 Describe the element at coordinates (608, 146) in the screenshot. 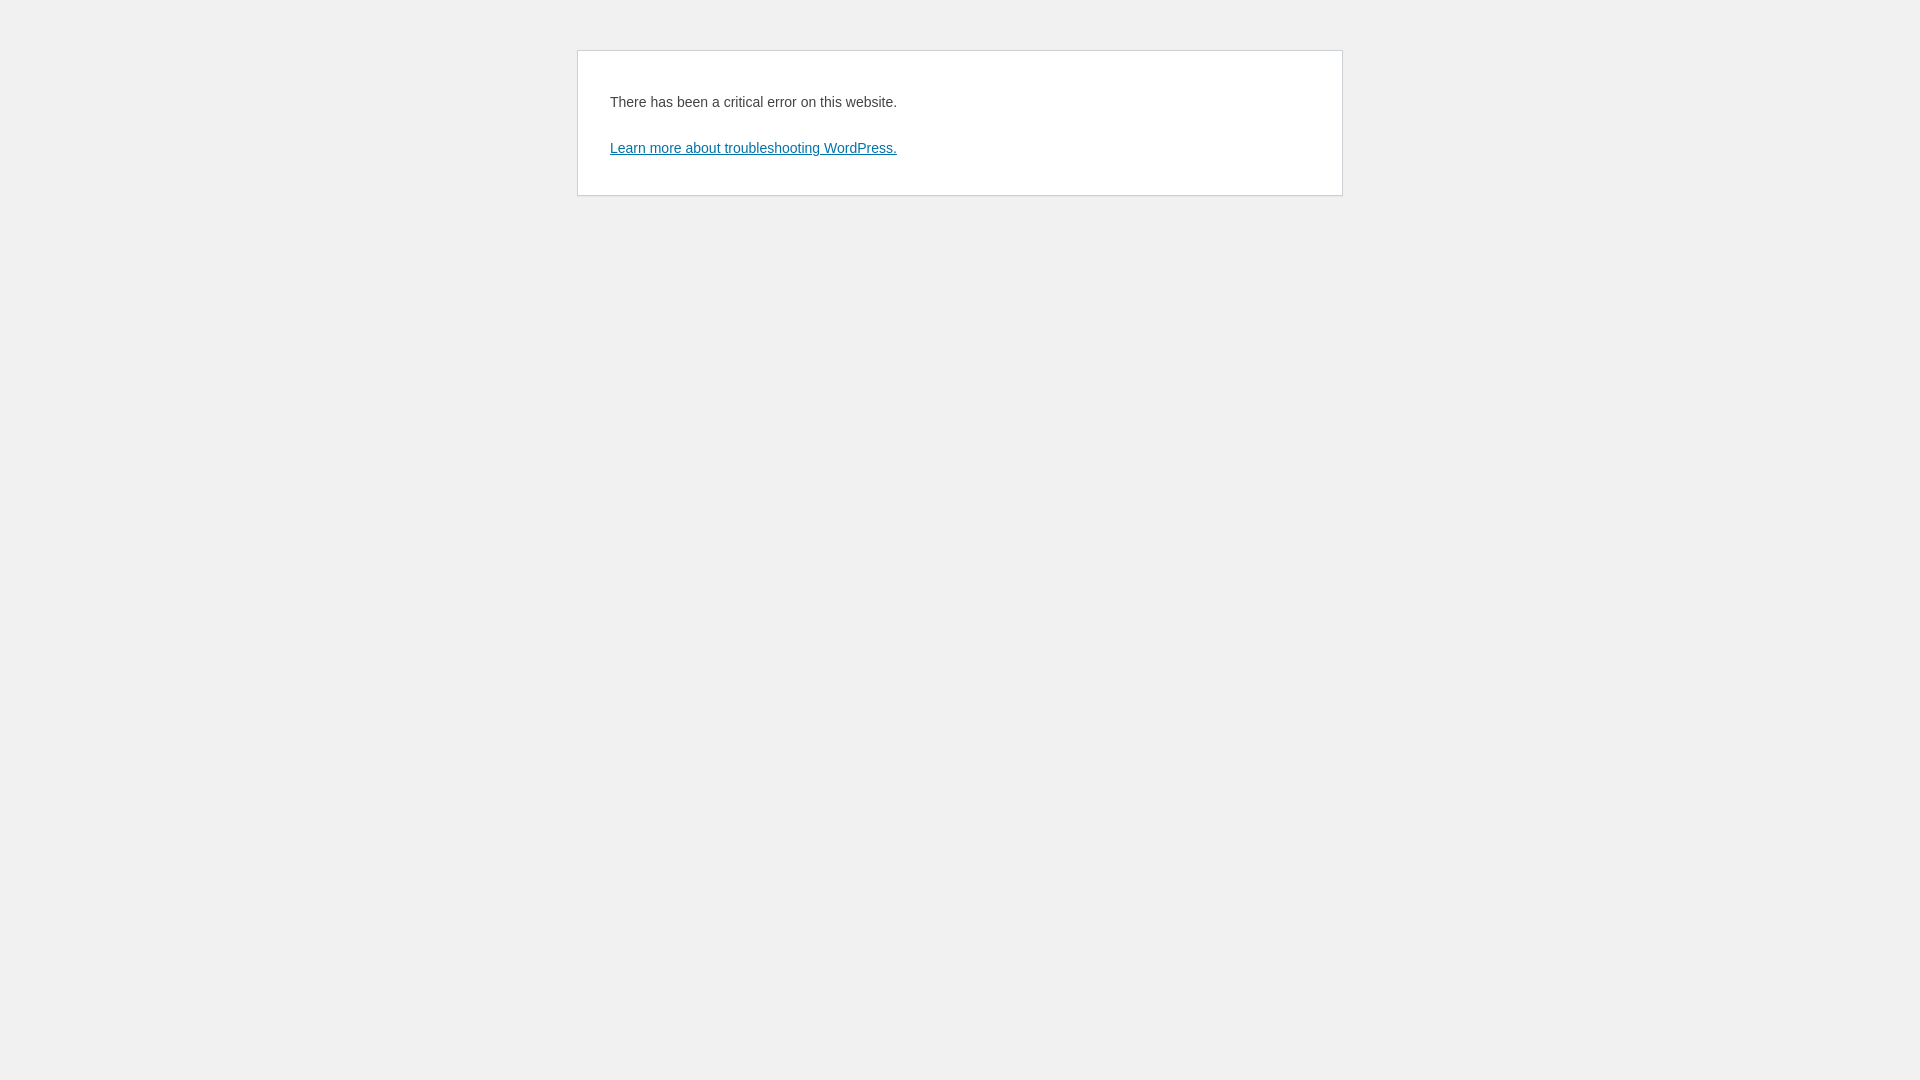

I see `'Learn more about troubleshooting WordPress.'` at that location.